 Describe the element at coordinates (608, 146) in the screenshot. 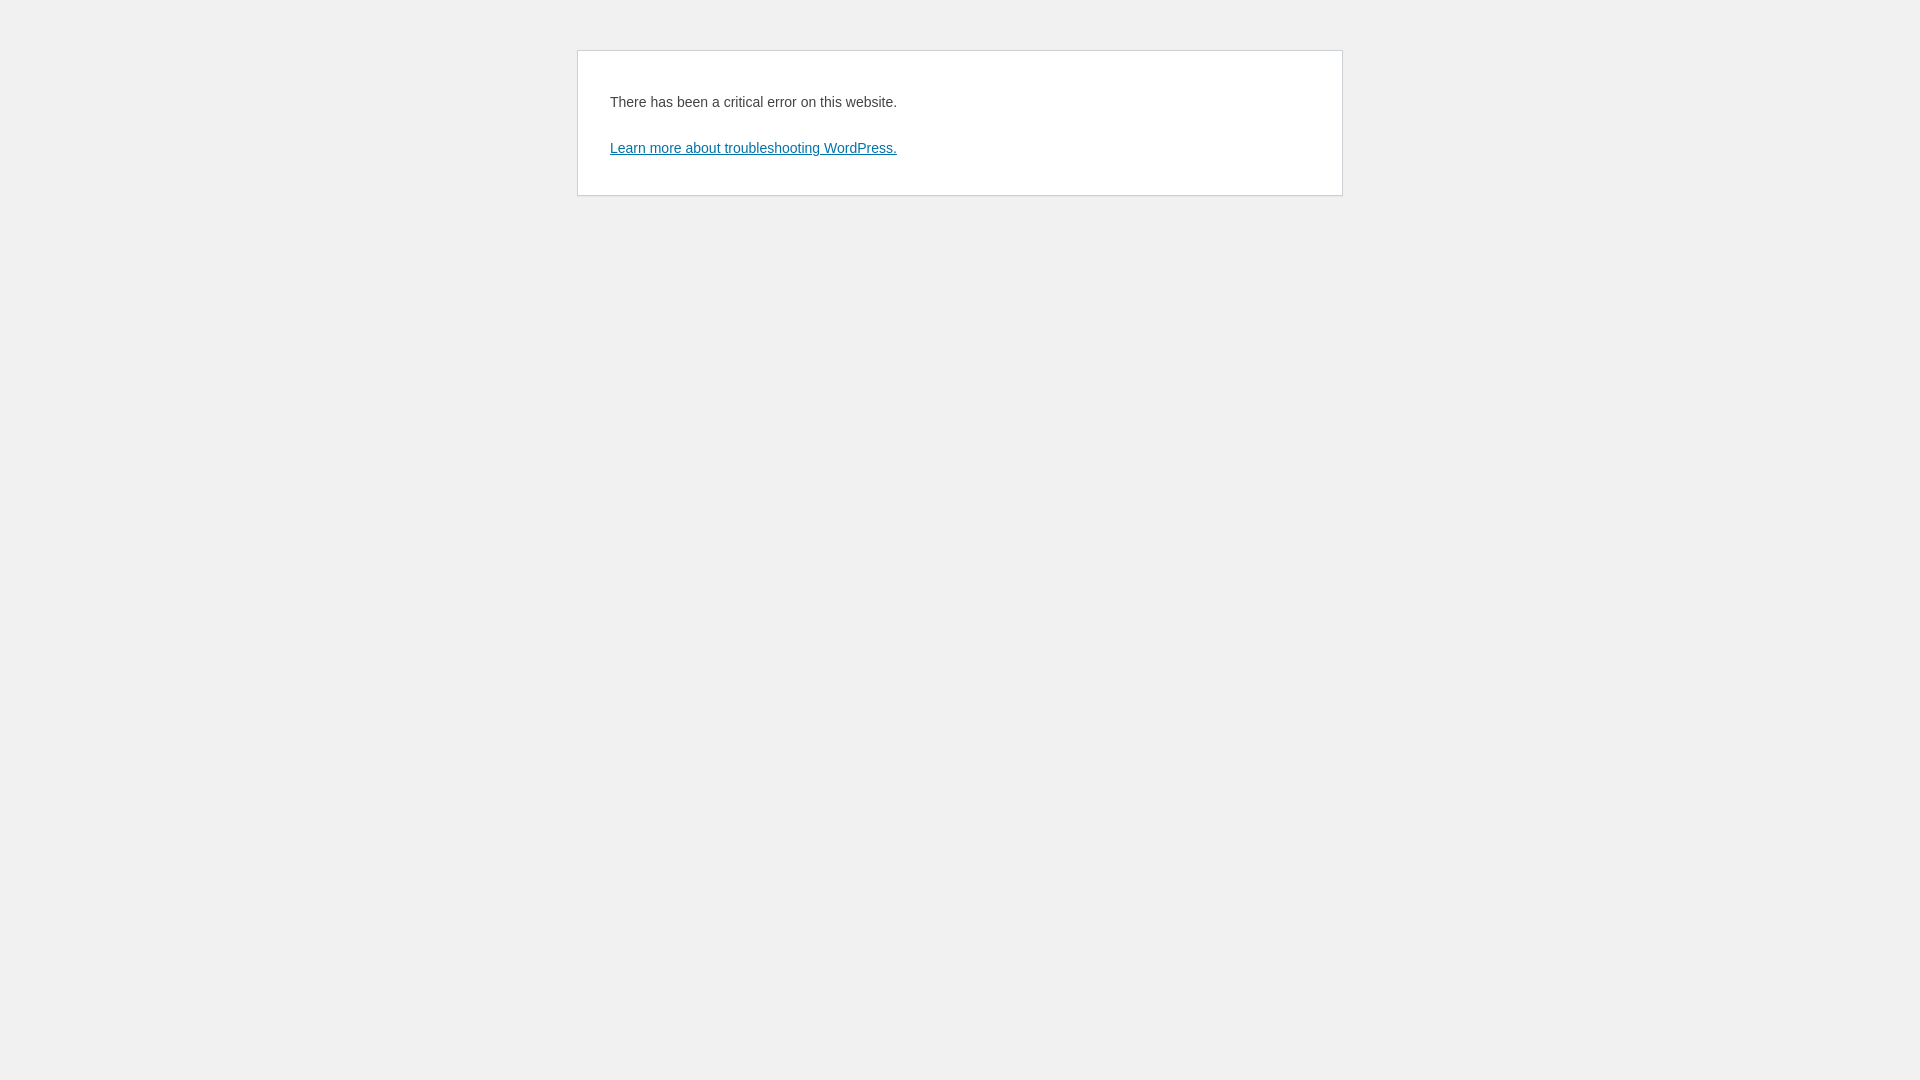

I see `'Learn more about troubleshooting WordPress.'` at that location.